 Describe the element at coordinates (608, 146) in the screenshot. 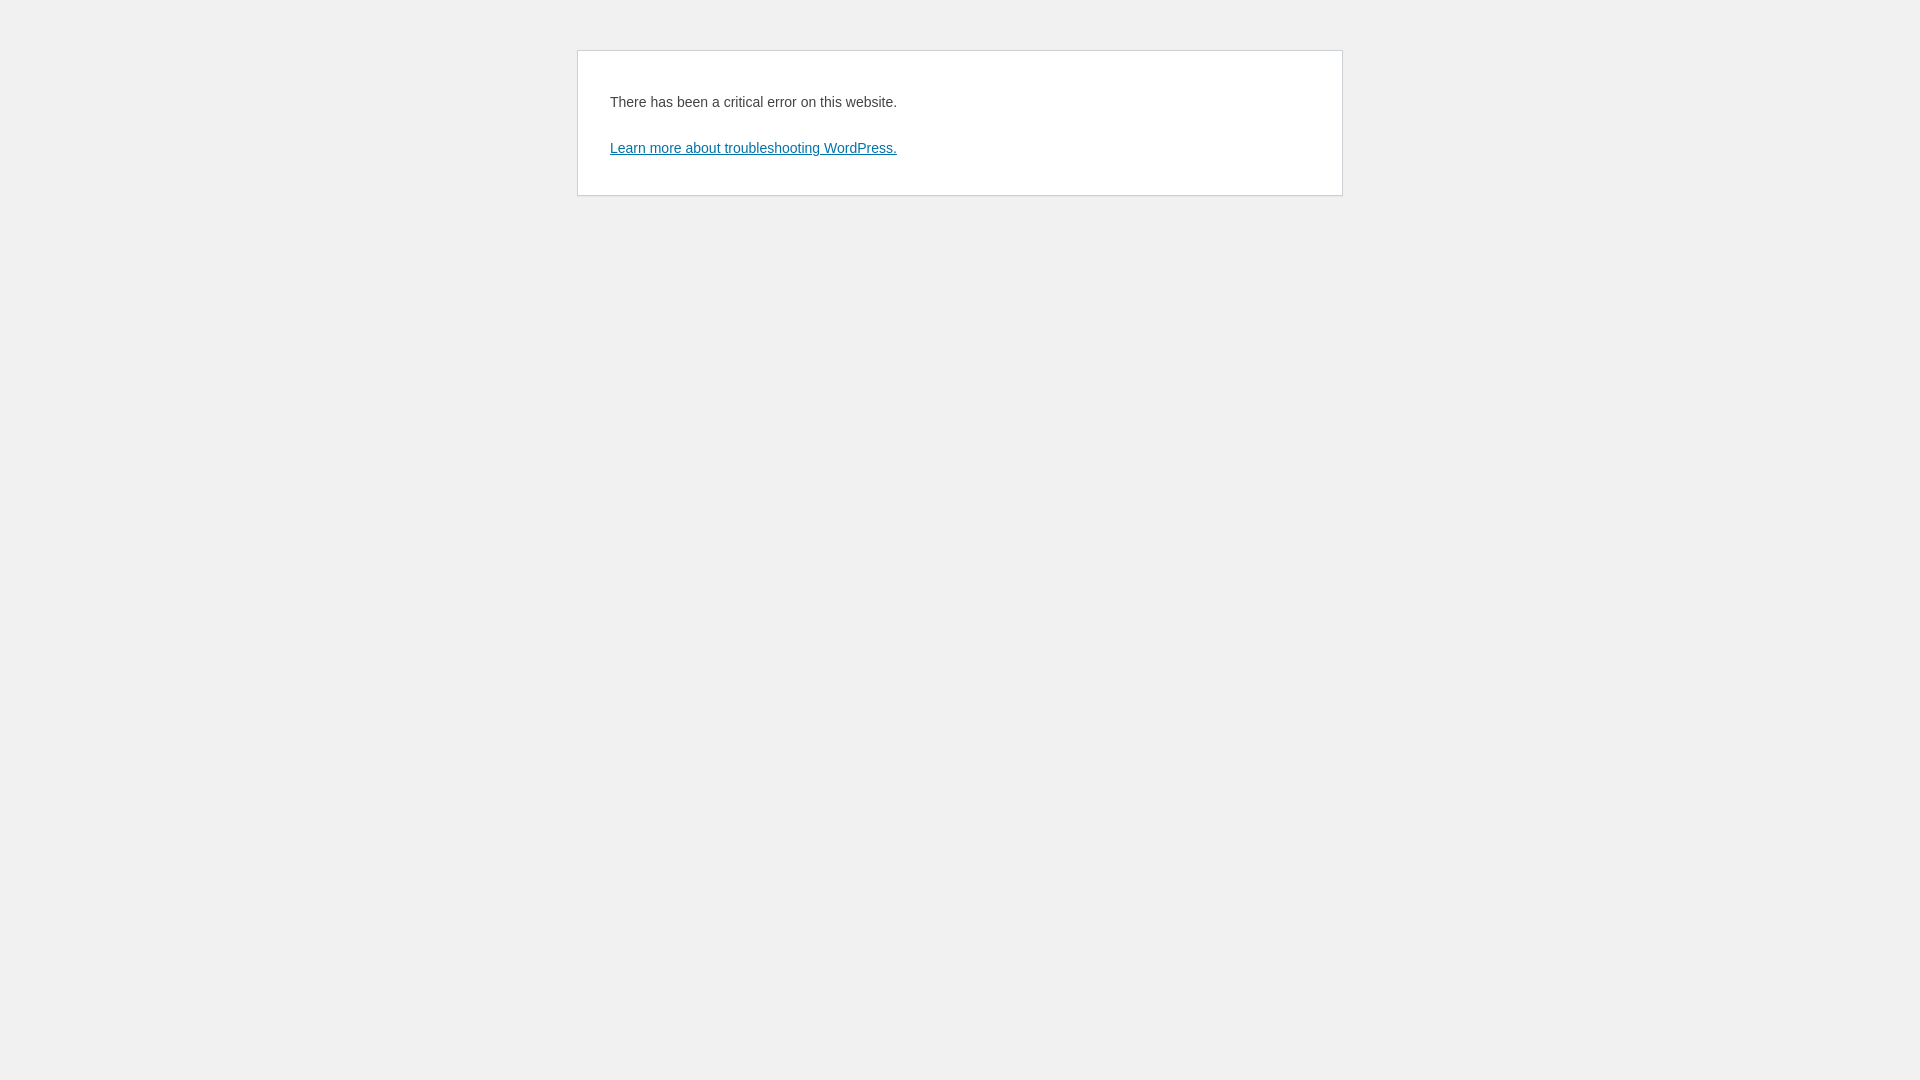

I see `'Learn more about troubleshooting WordPress.'` at that location.